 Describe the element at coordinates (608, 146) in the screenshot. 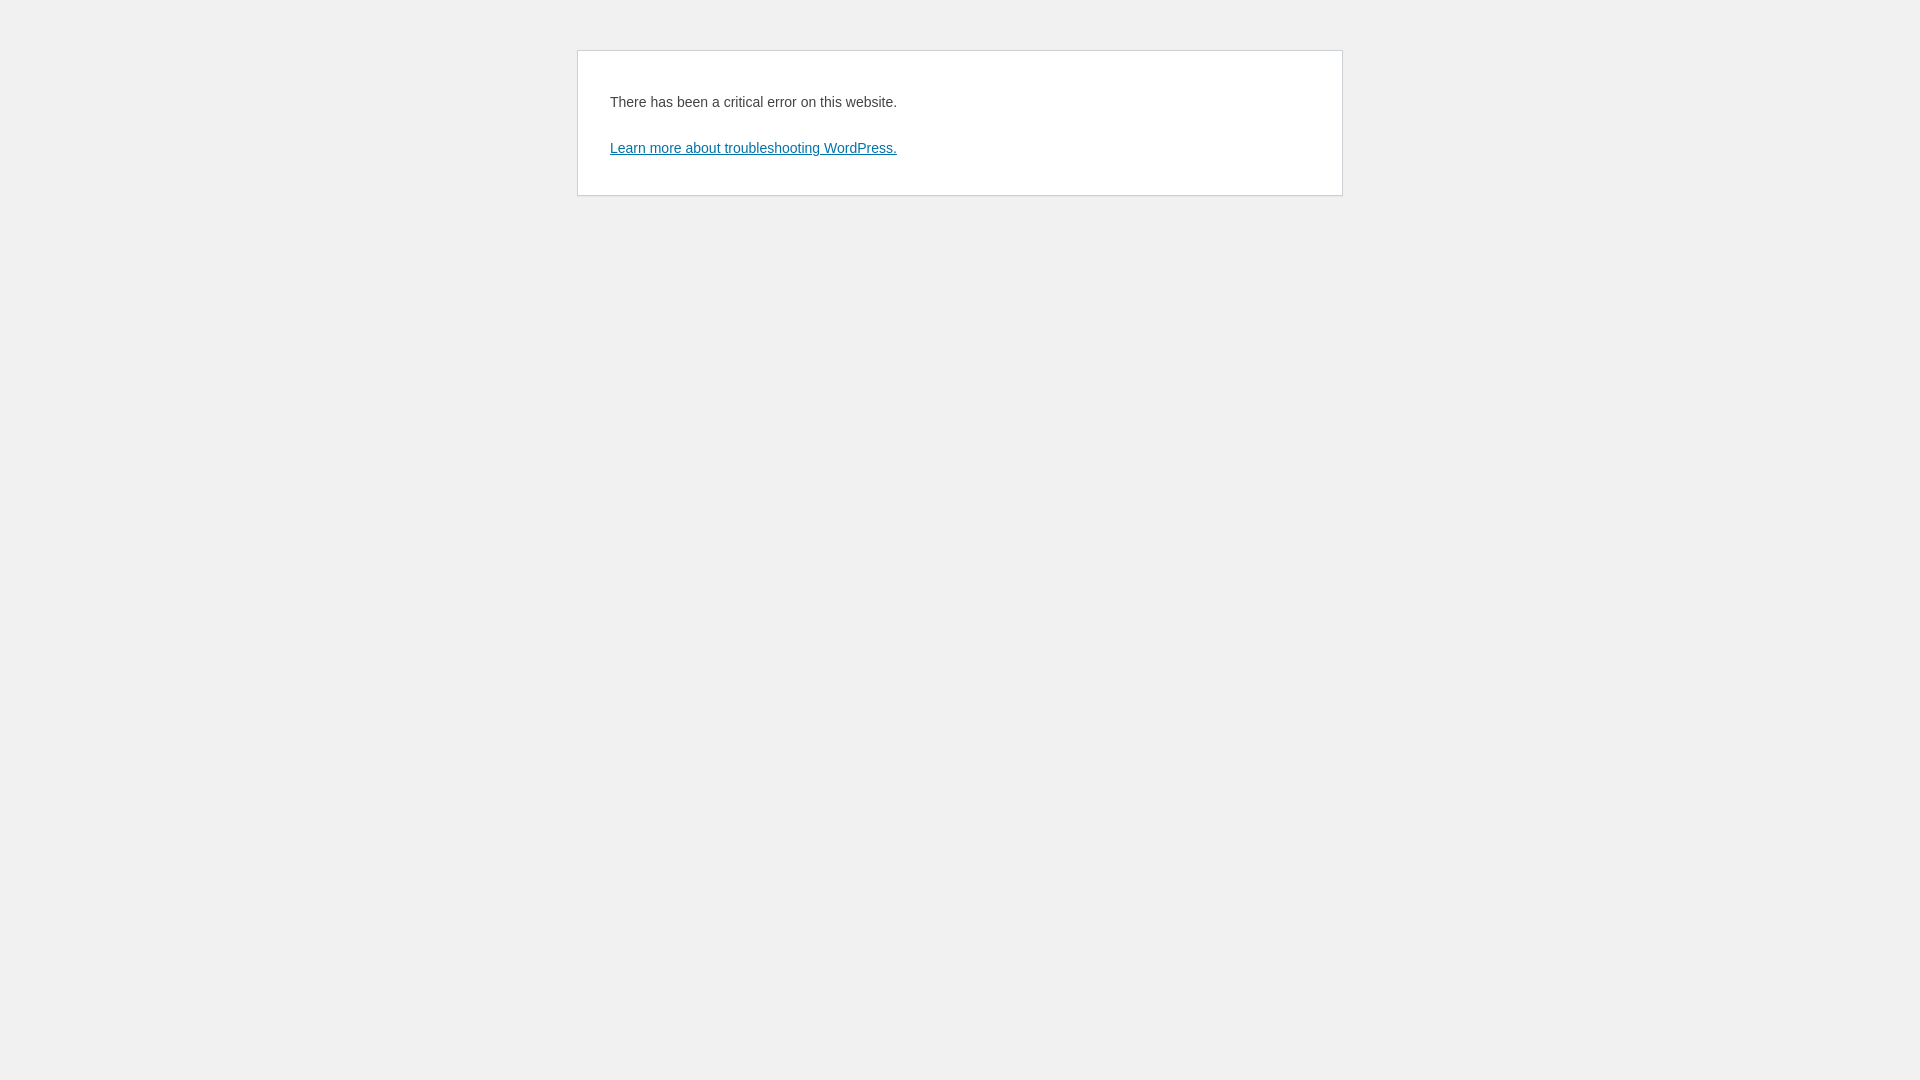

I see `'Learn more about troubleshooting WordPress.'` at that location.